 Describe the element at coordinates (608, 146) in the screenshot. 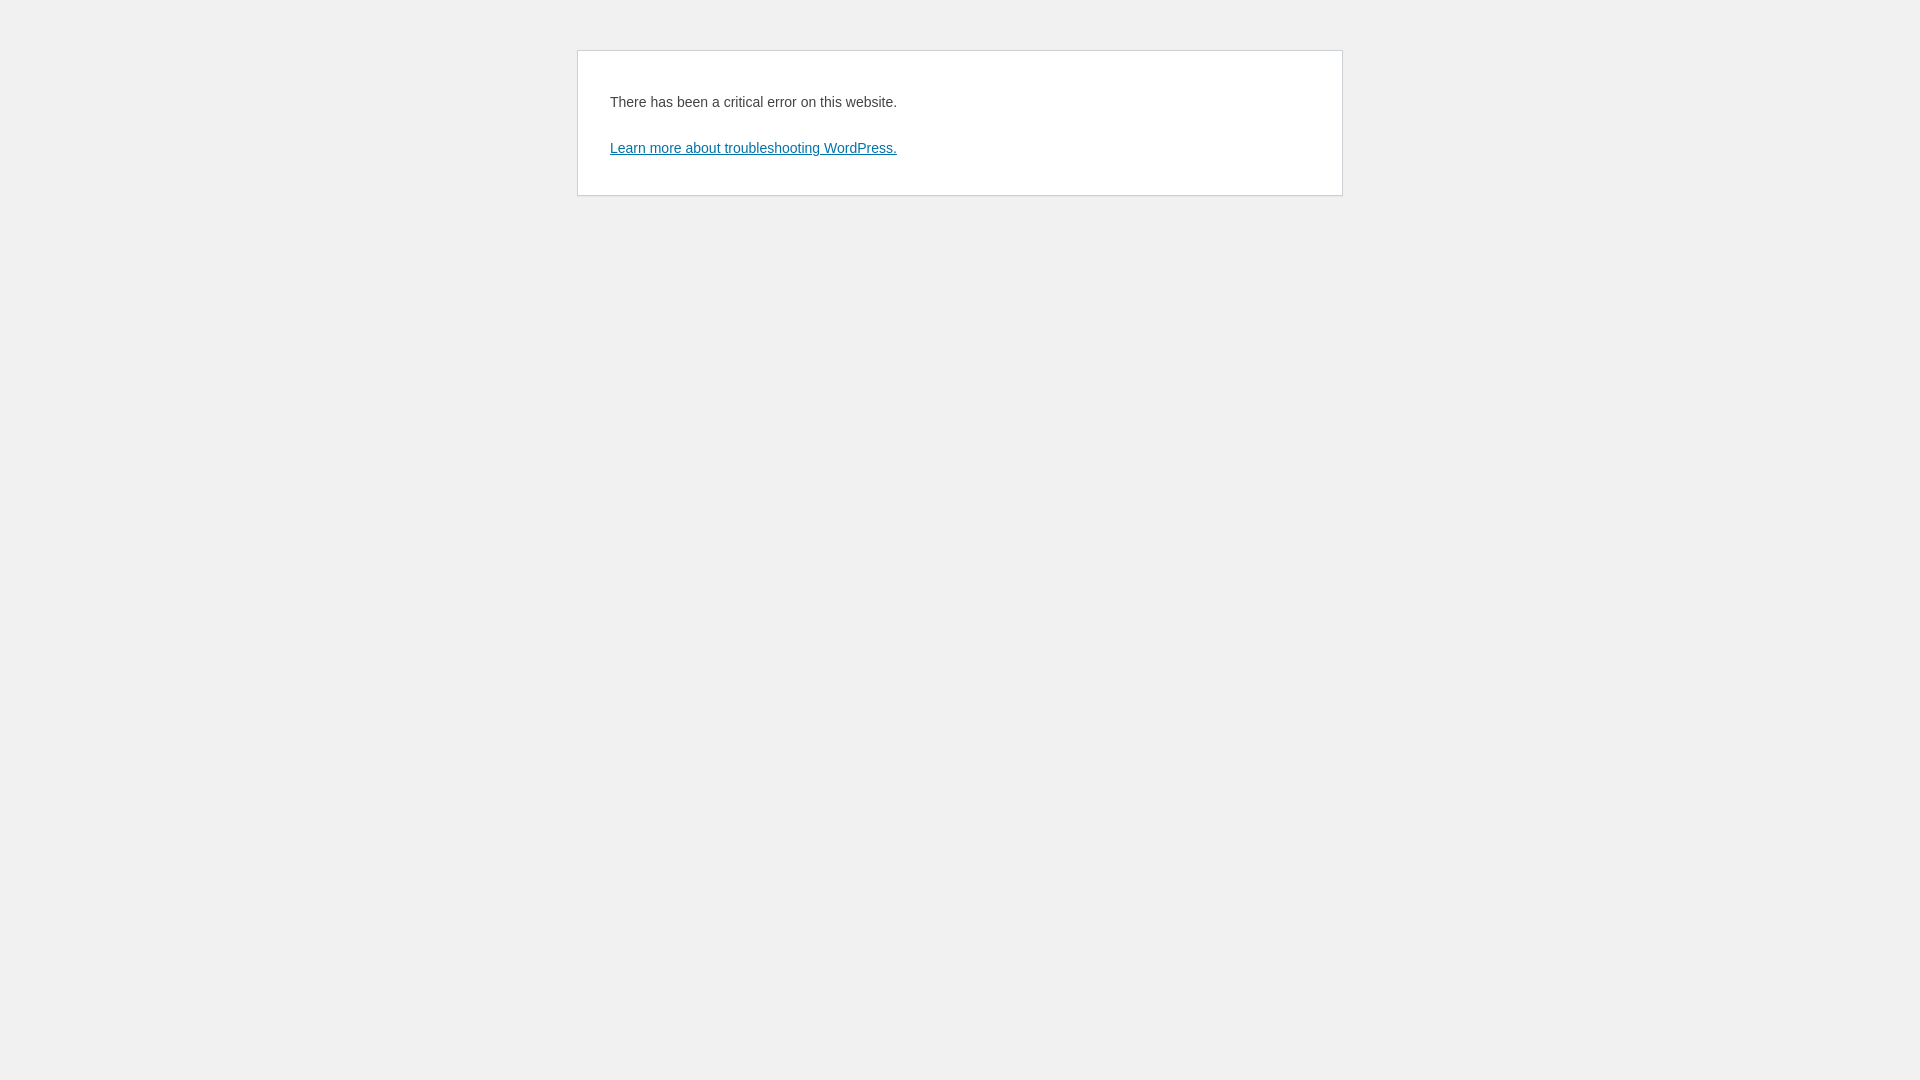

I see `'Learn more about troubleshooting WordPress.'` at that location.